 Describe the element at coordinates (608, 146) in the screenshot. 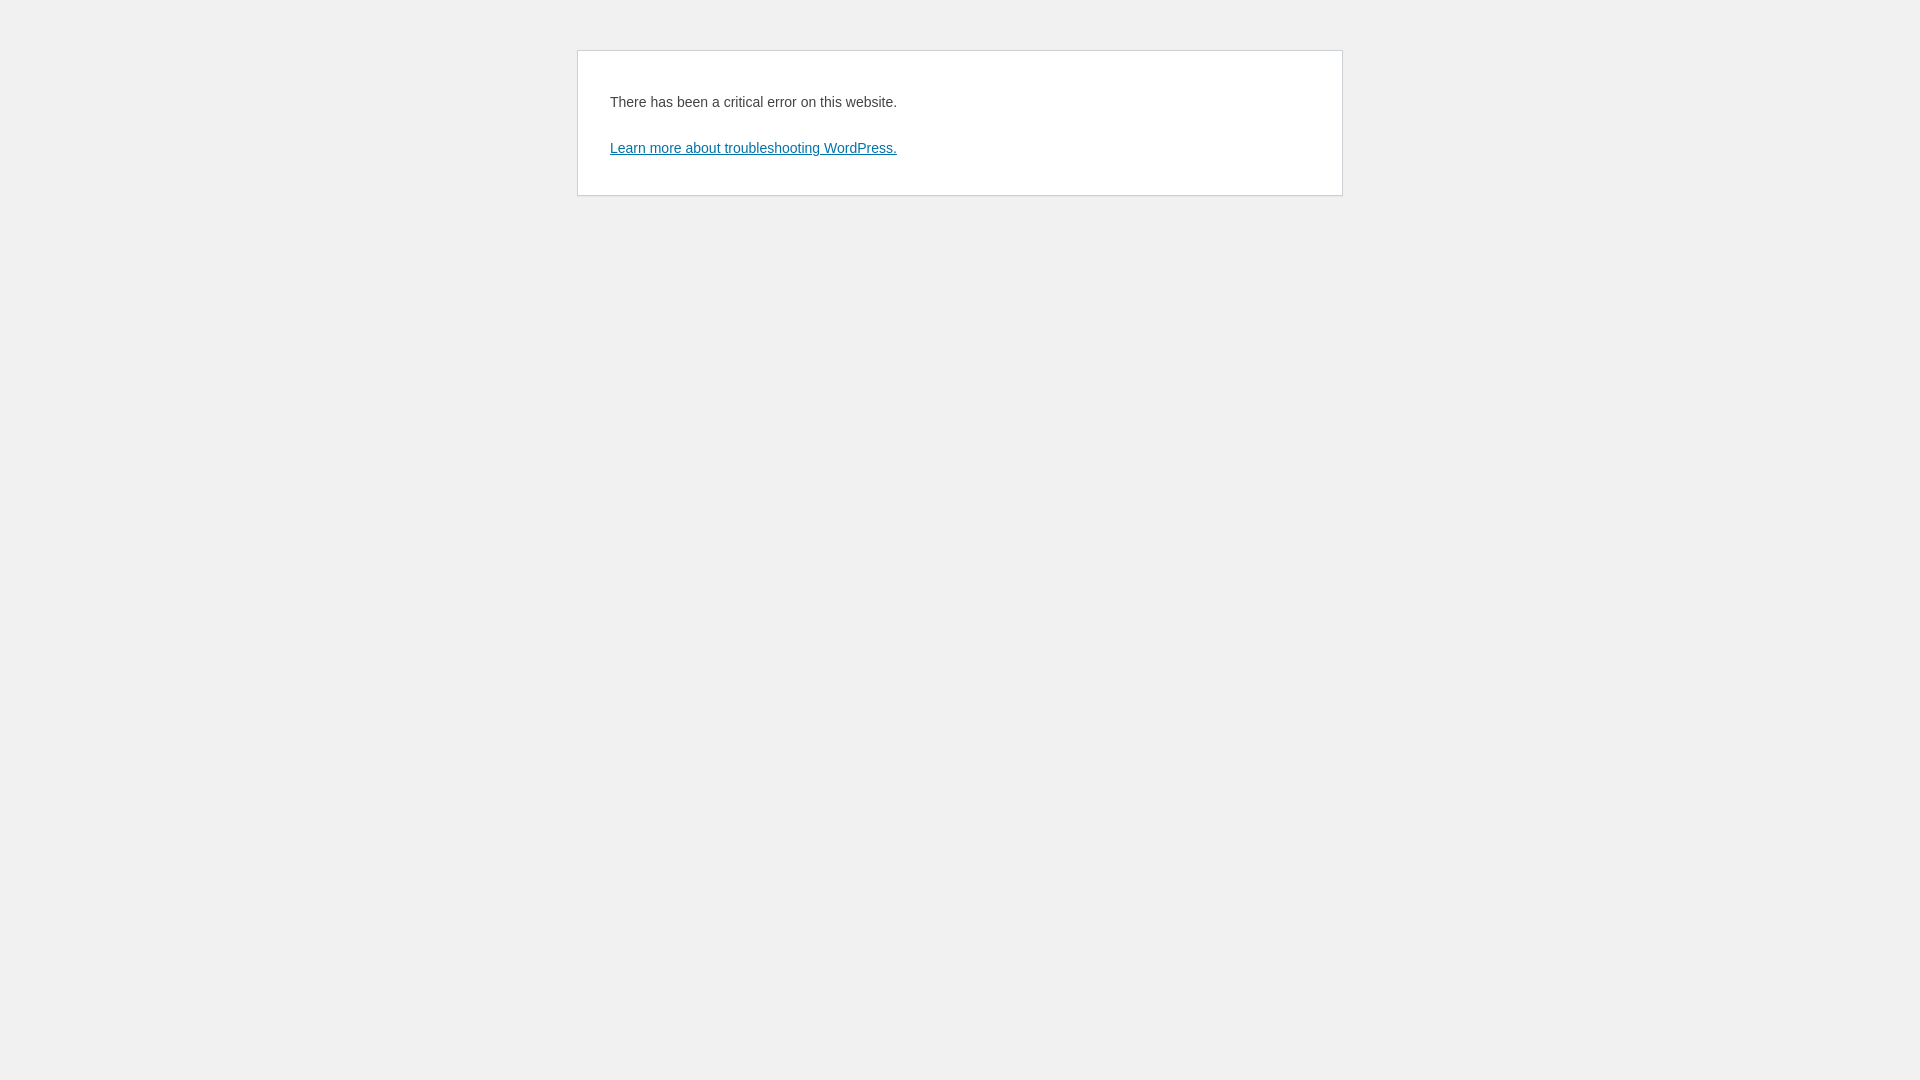

I see `'Learn more about troubleshooting WordPress.'` at that location.